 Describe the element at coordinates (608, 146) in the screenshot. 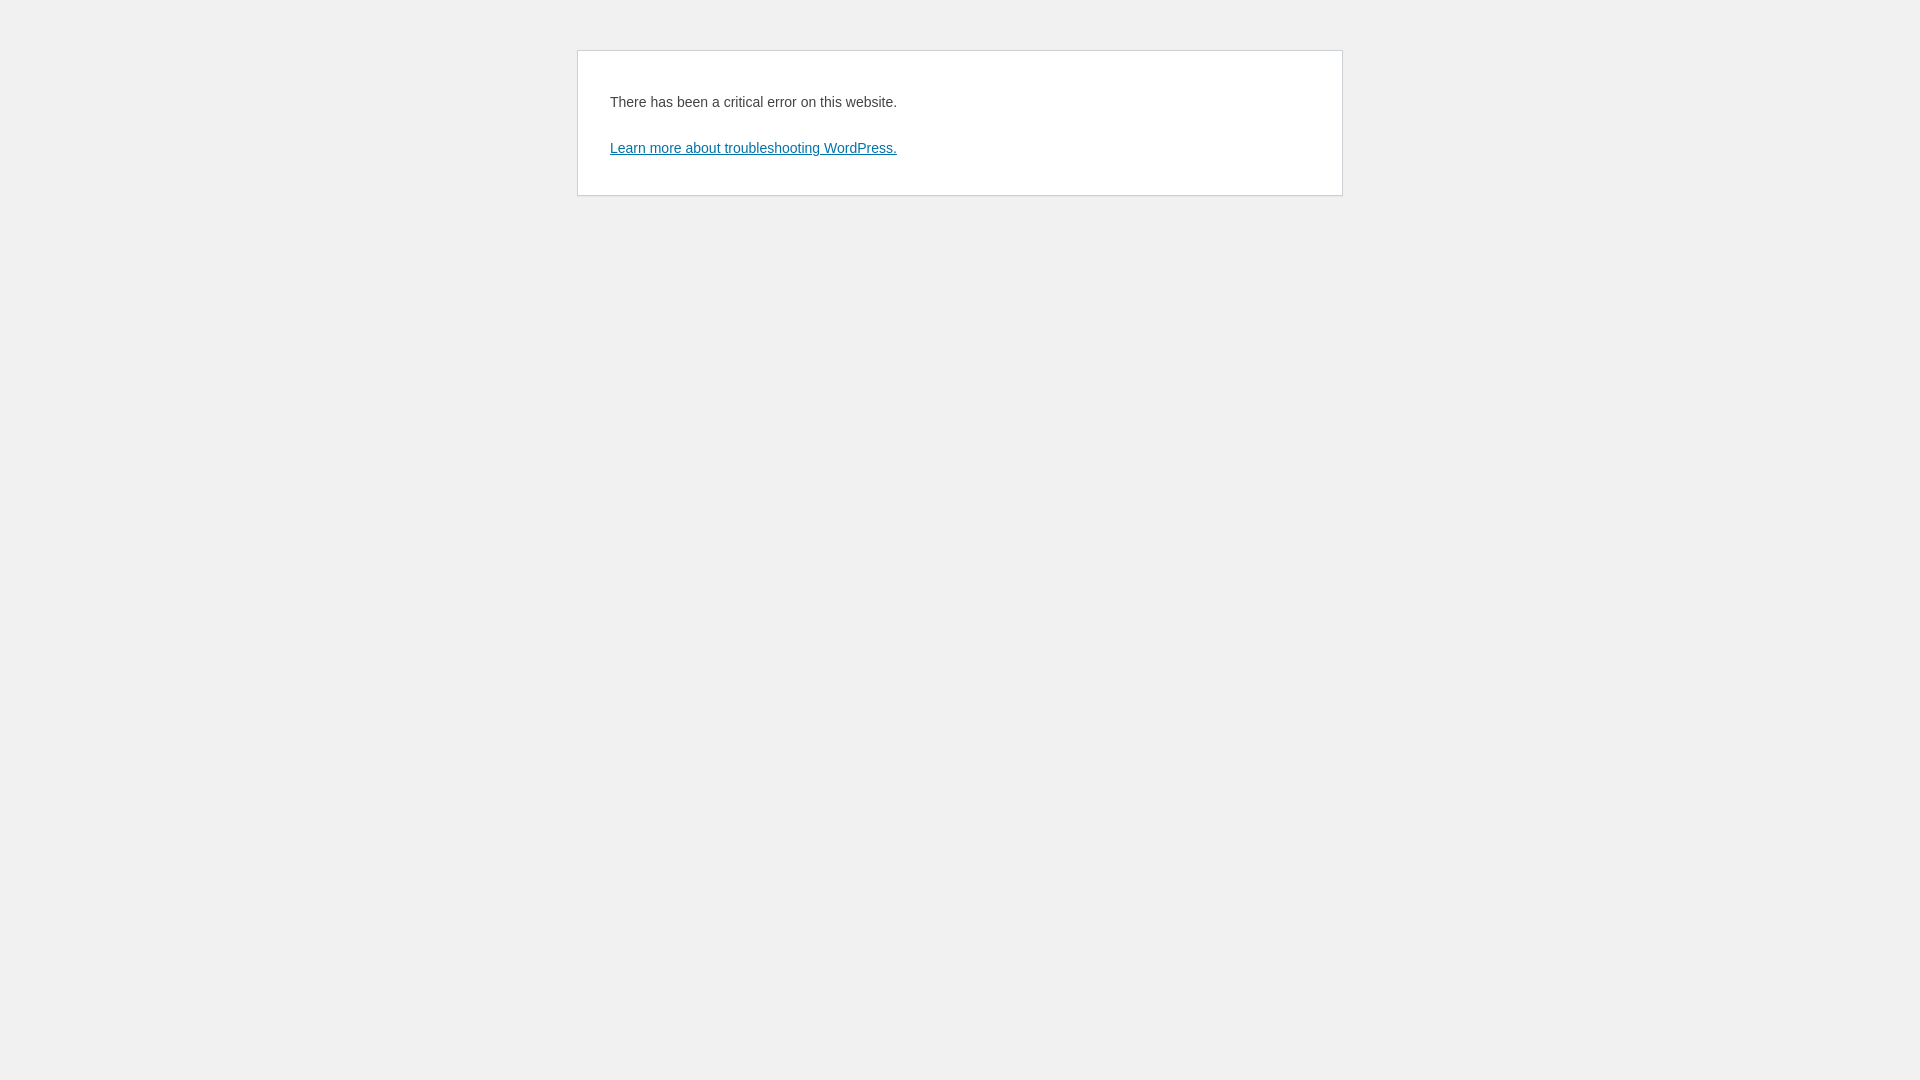

I see `'Learn more about troubleshooting WordPress.'` at that location.